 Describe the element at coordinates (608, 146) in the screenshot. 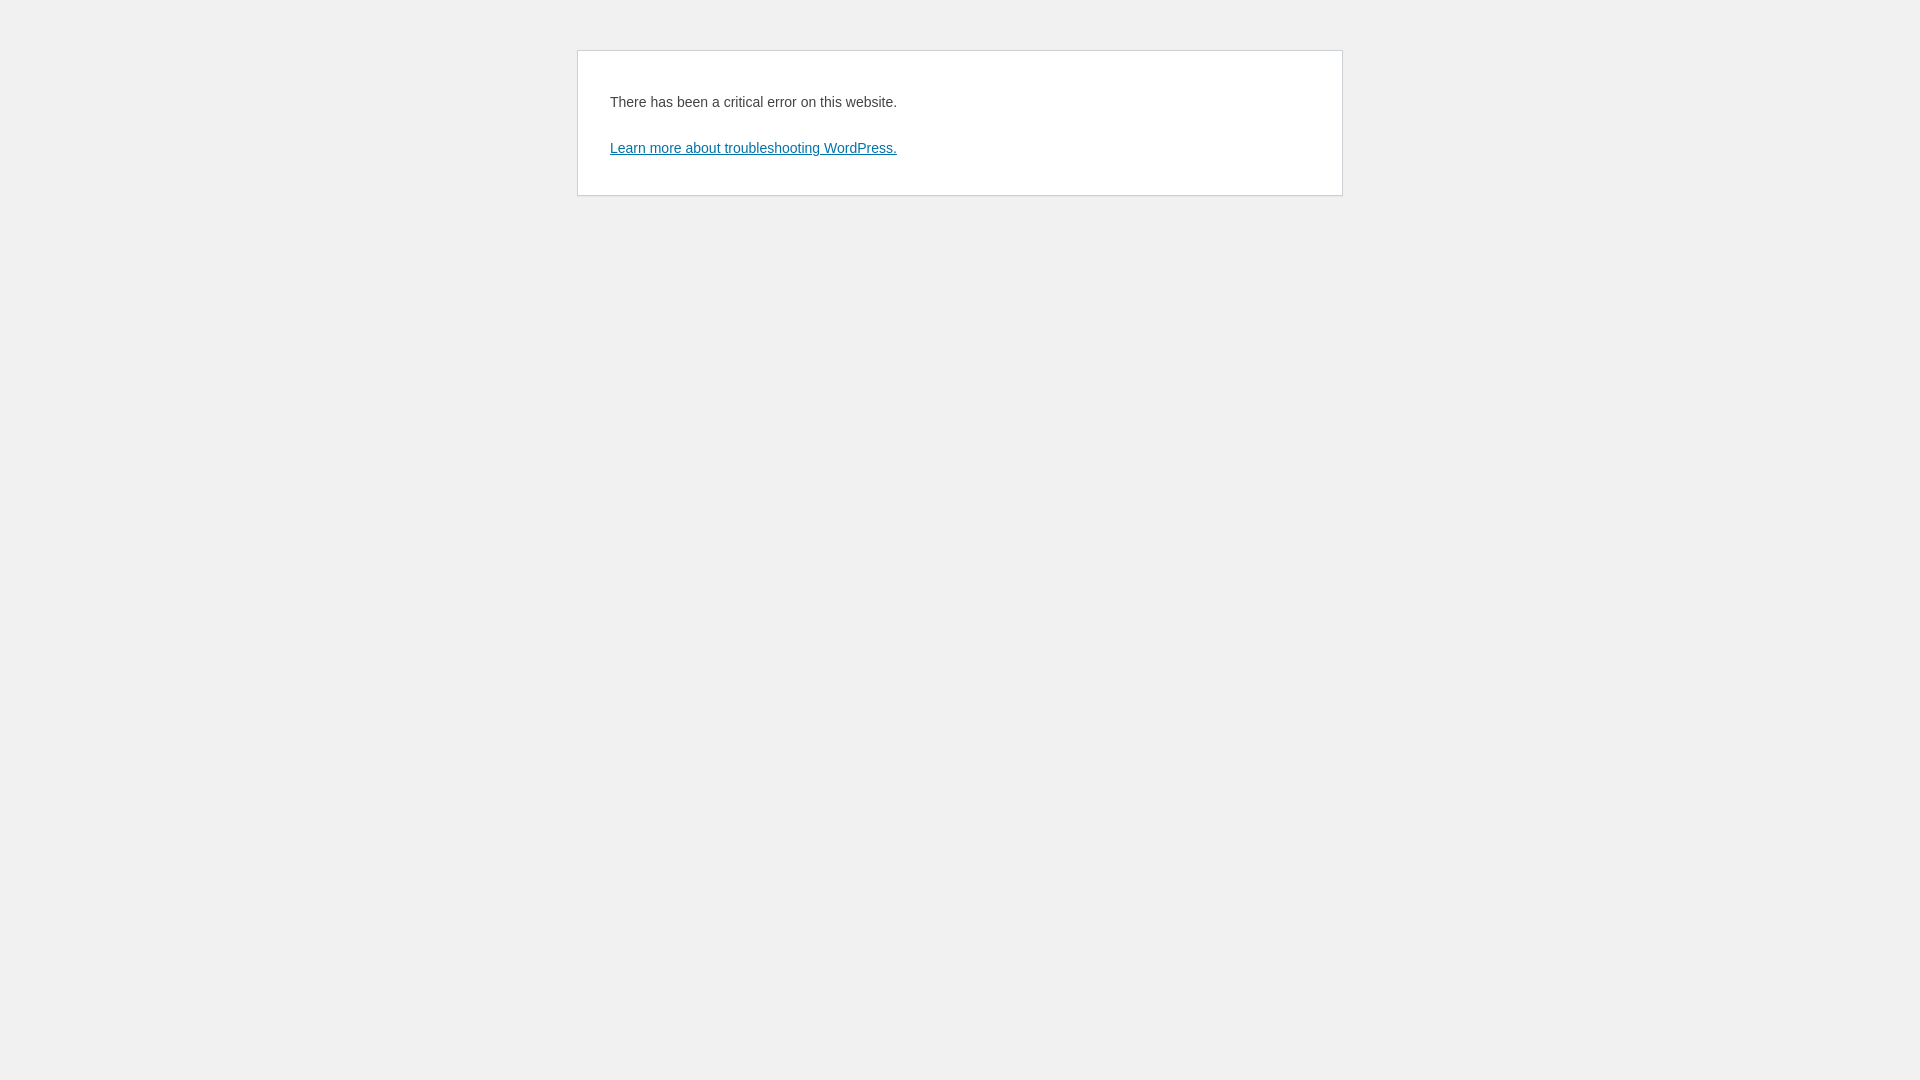

I see `'Learn more about troubleshooting WordPress.'` at that location.